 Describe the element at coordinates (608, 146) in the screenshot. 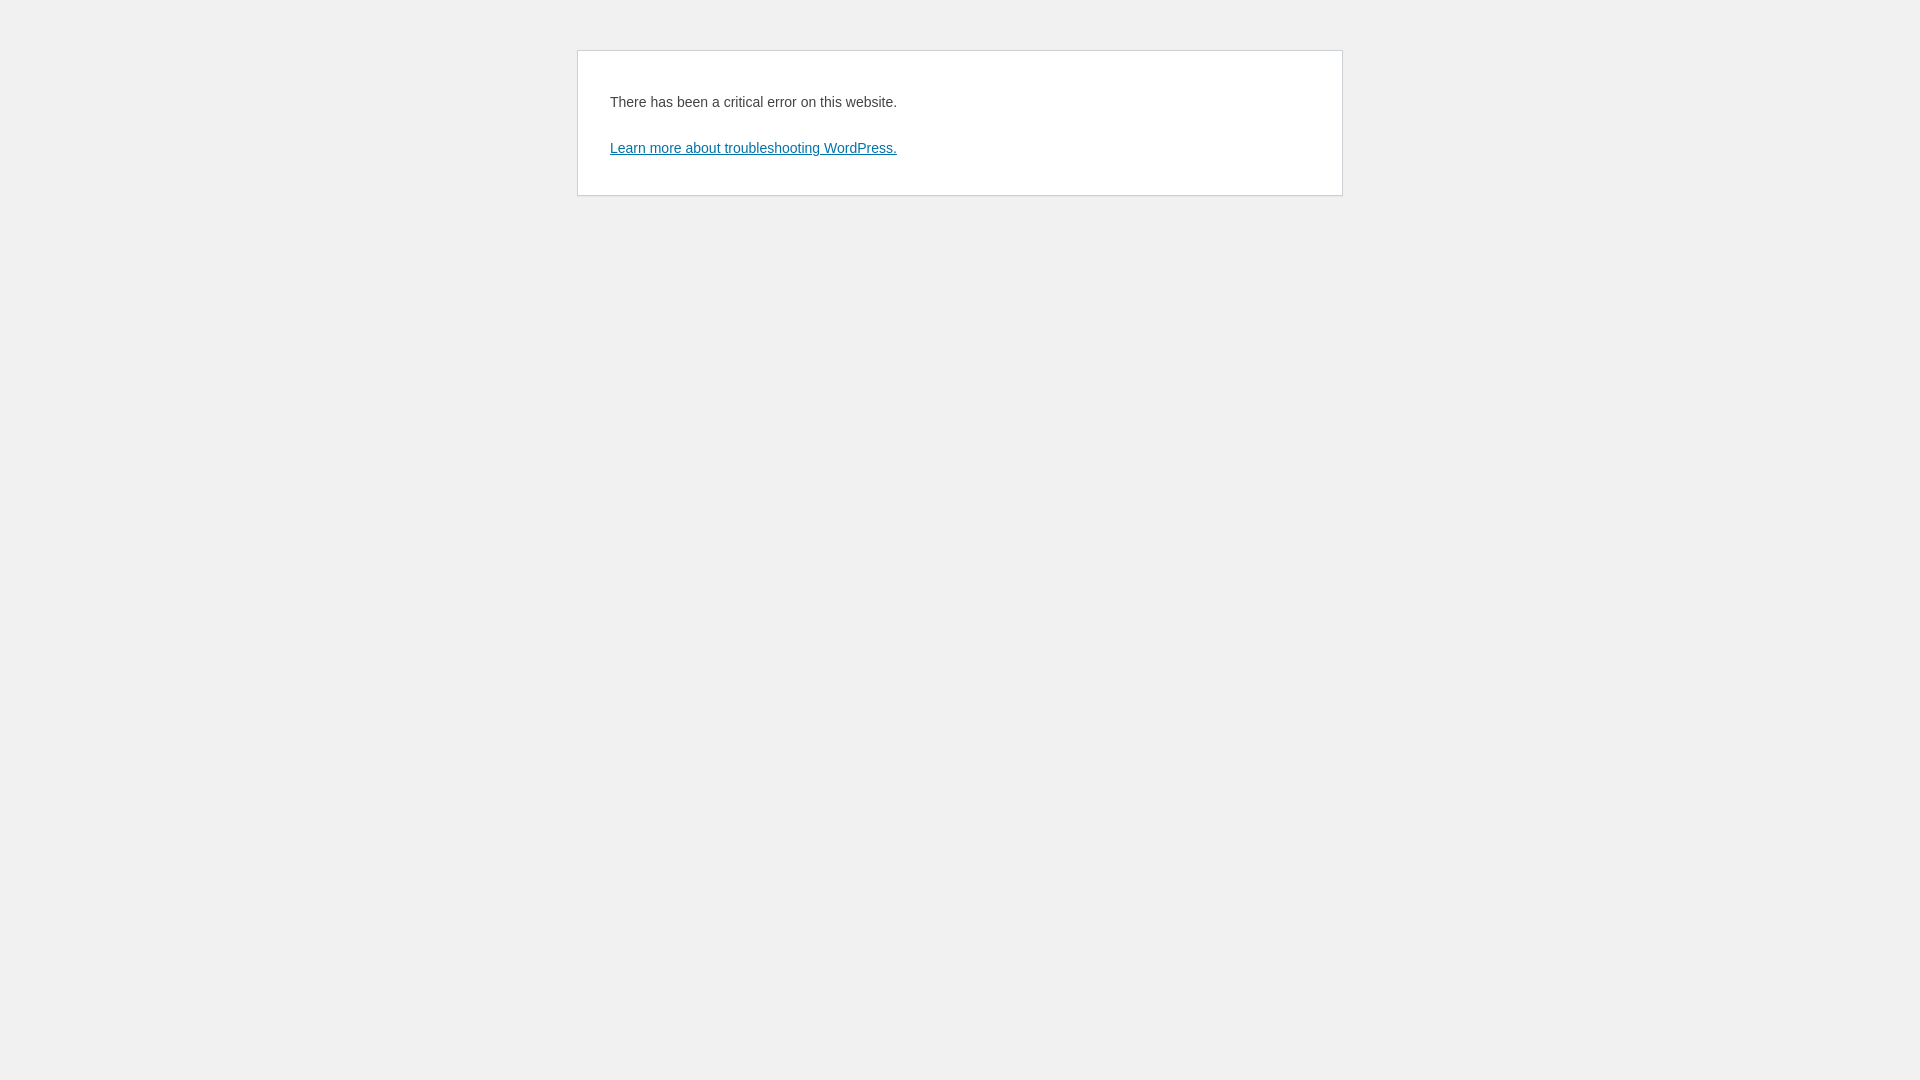

I see `'Learn more about troubleshooting WordPress.'` at that location.